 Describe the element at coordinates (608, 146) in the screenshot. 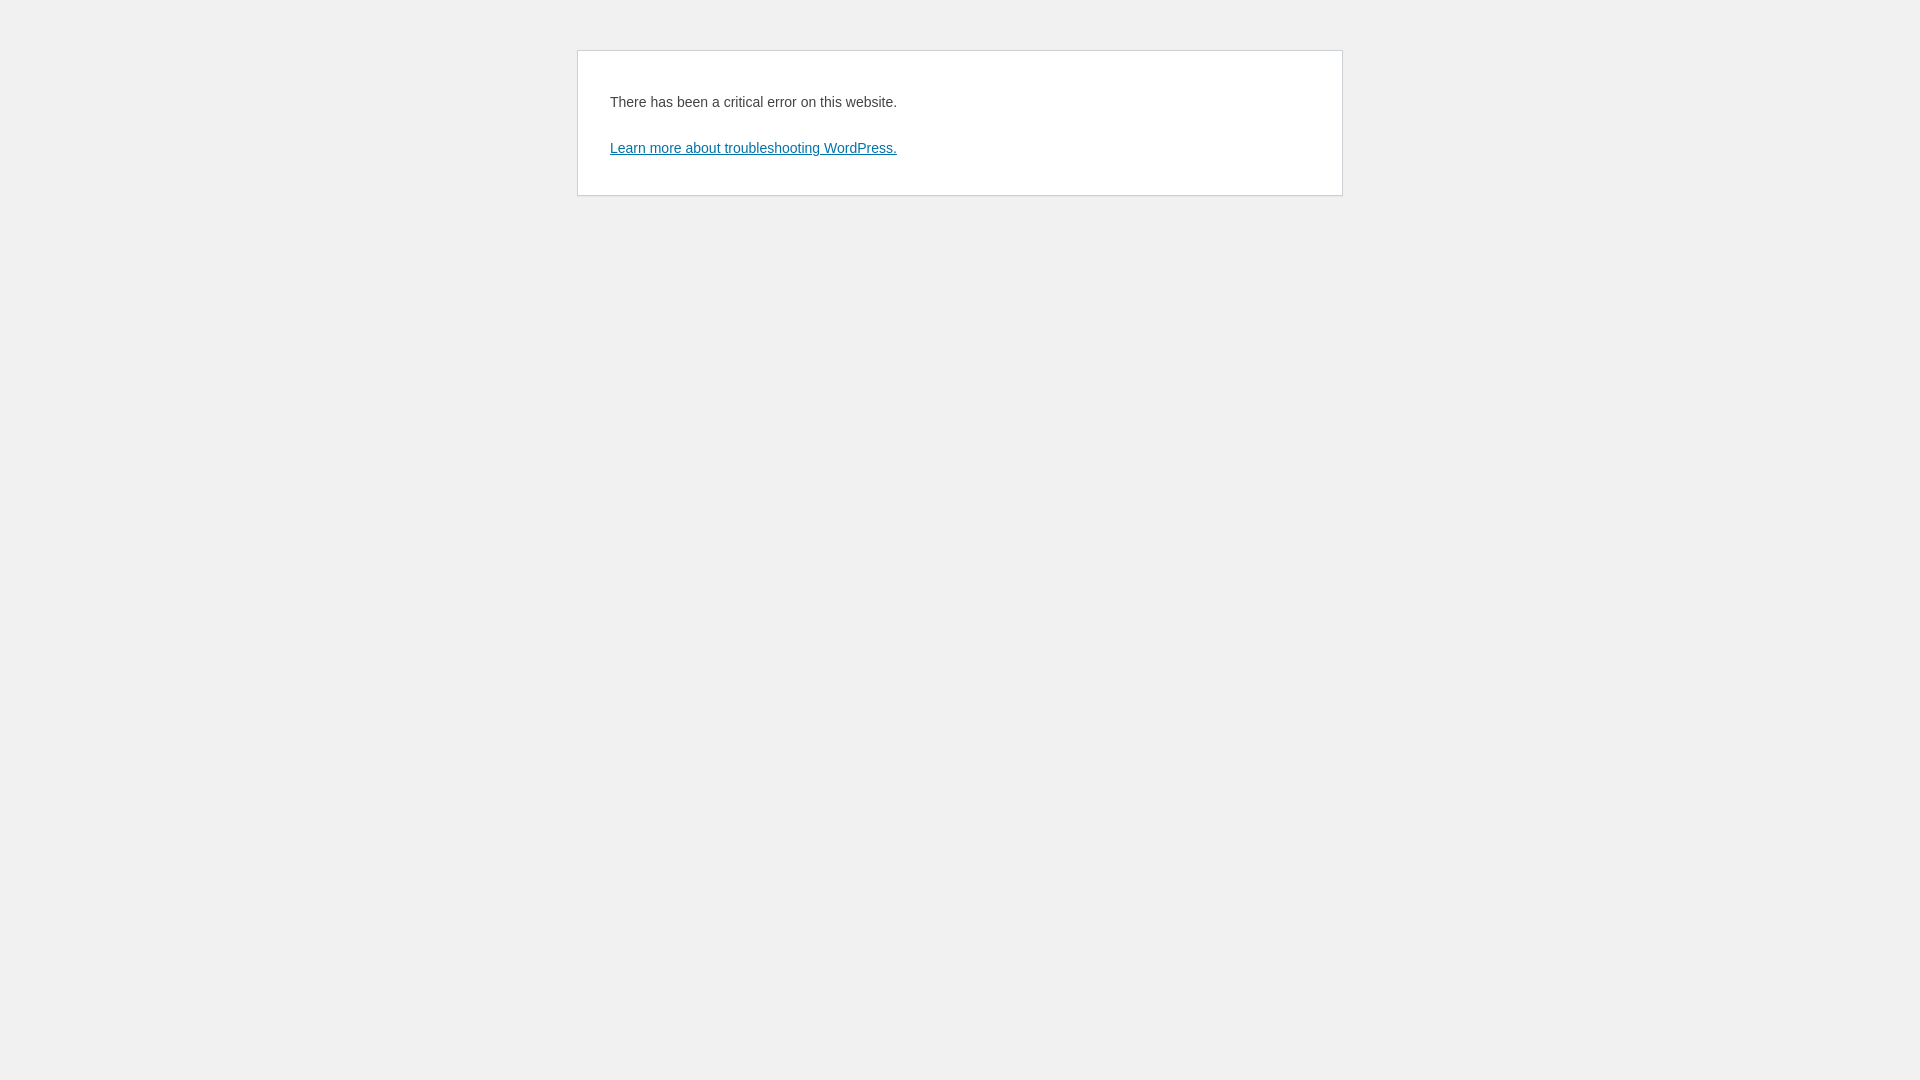

I see `'Learn more about troubleshooting WordPress.'` at that location.